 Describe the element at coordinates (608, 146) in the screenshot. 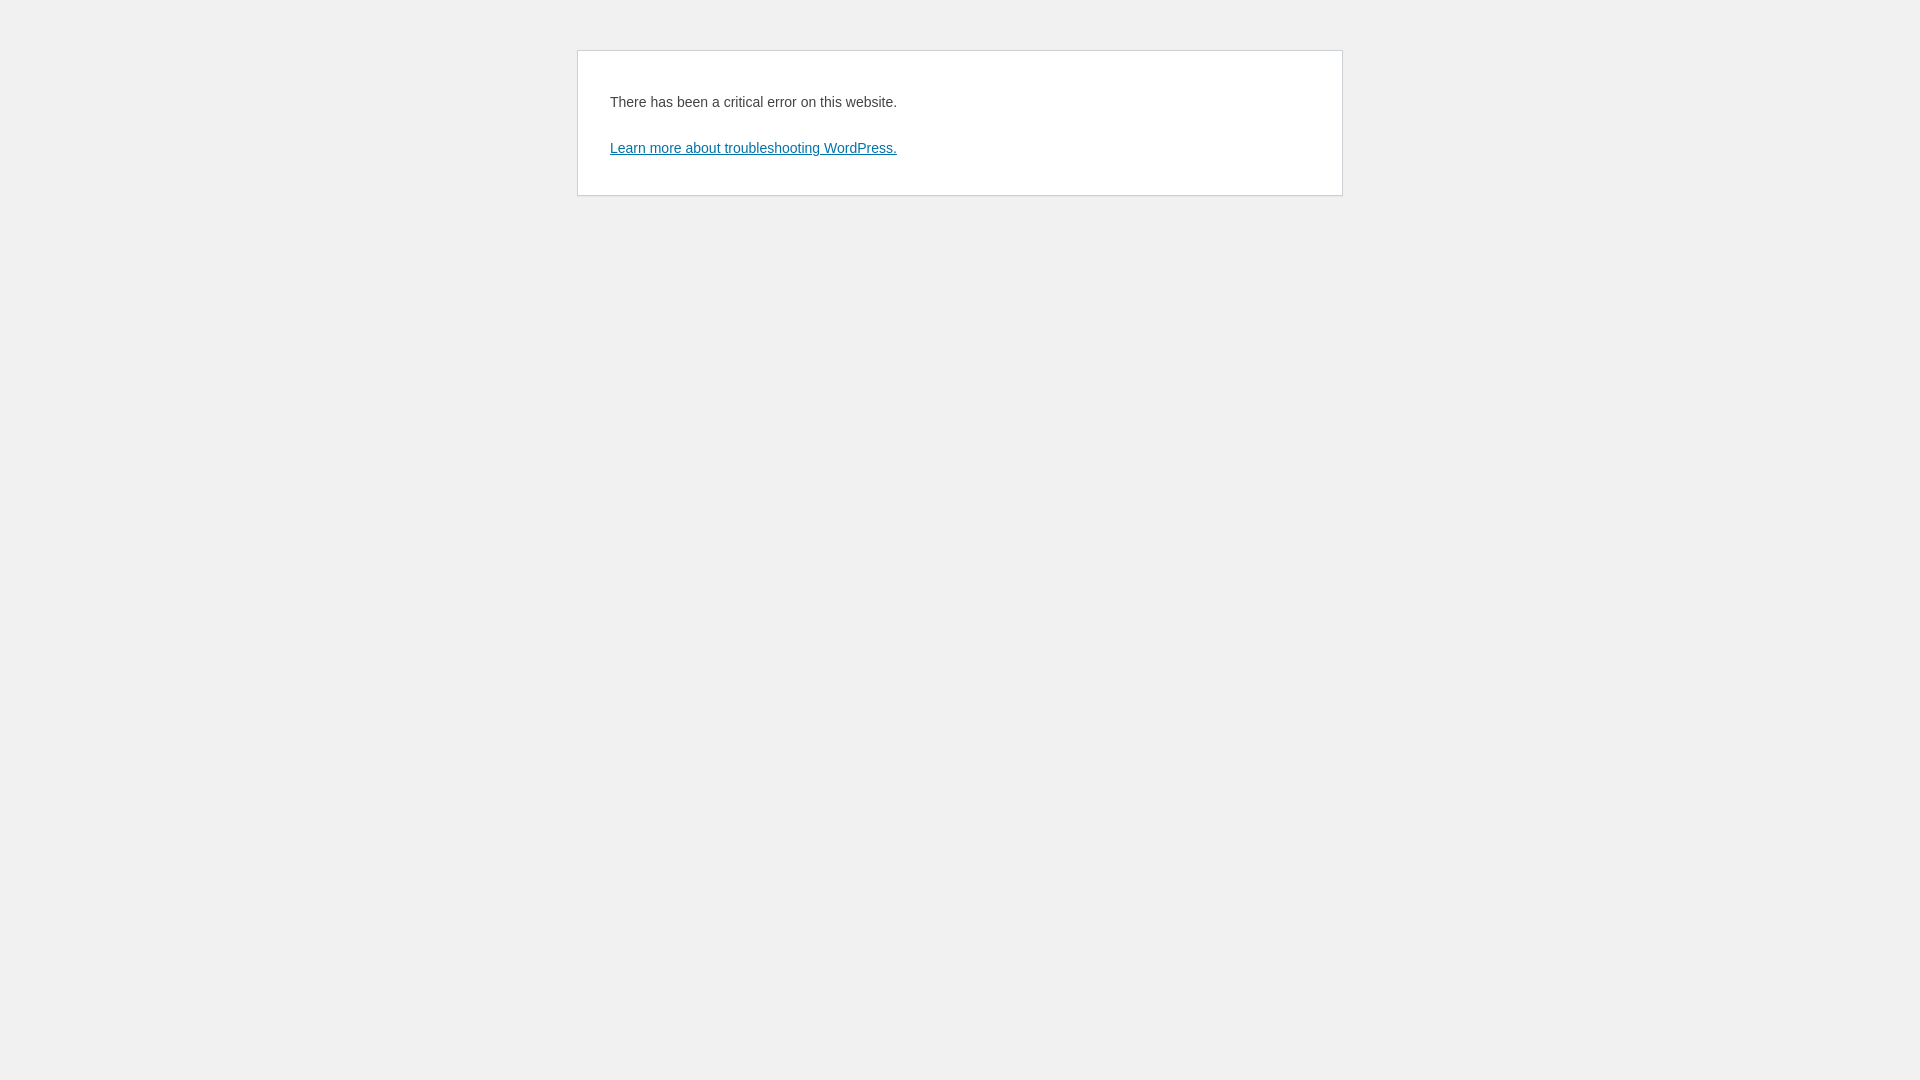

I see `'Learn more about troubleshooting WordPress.'` at that location.